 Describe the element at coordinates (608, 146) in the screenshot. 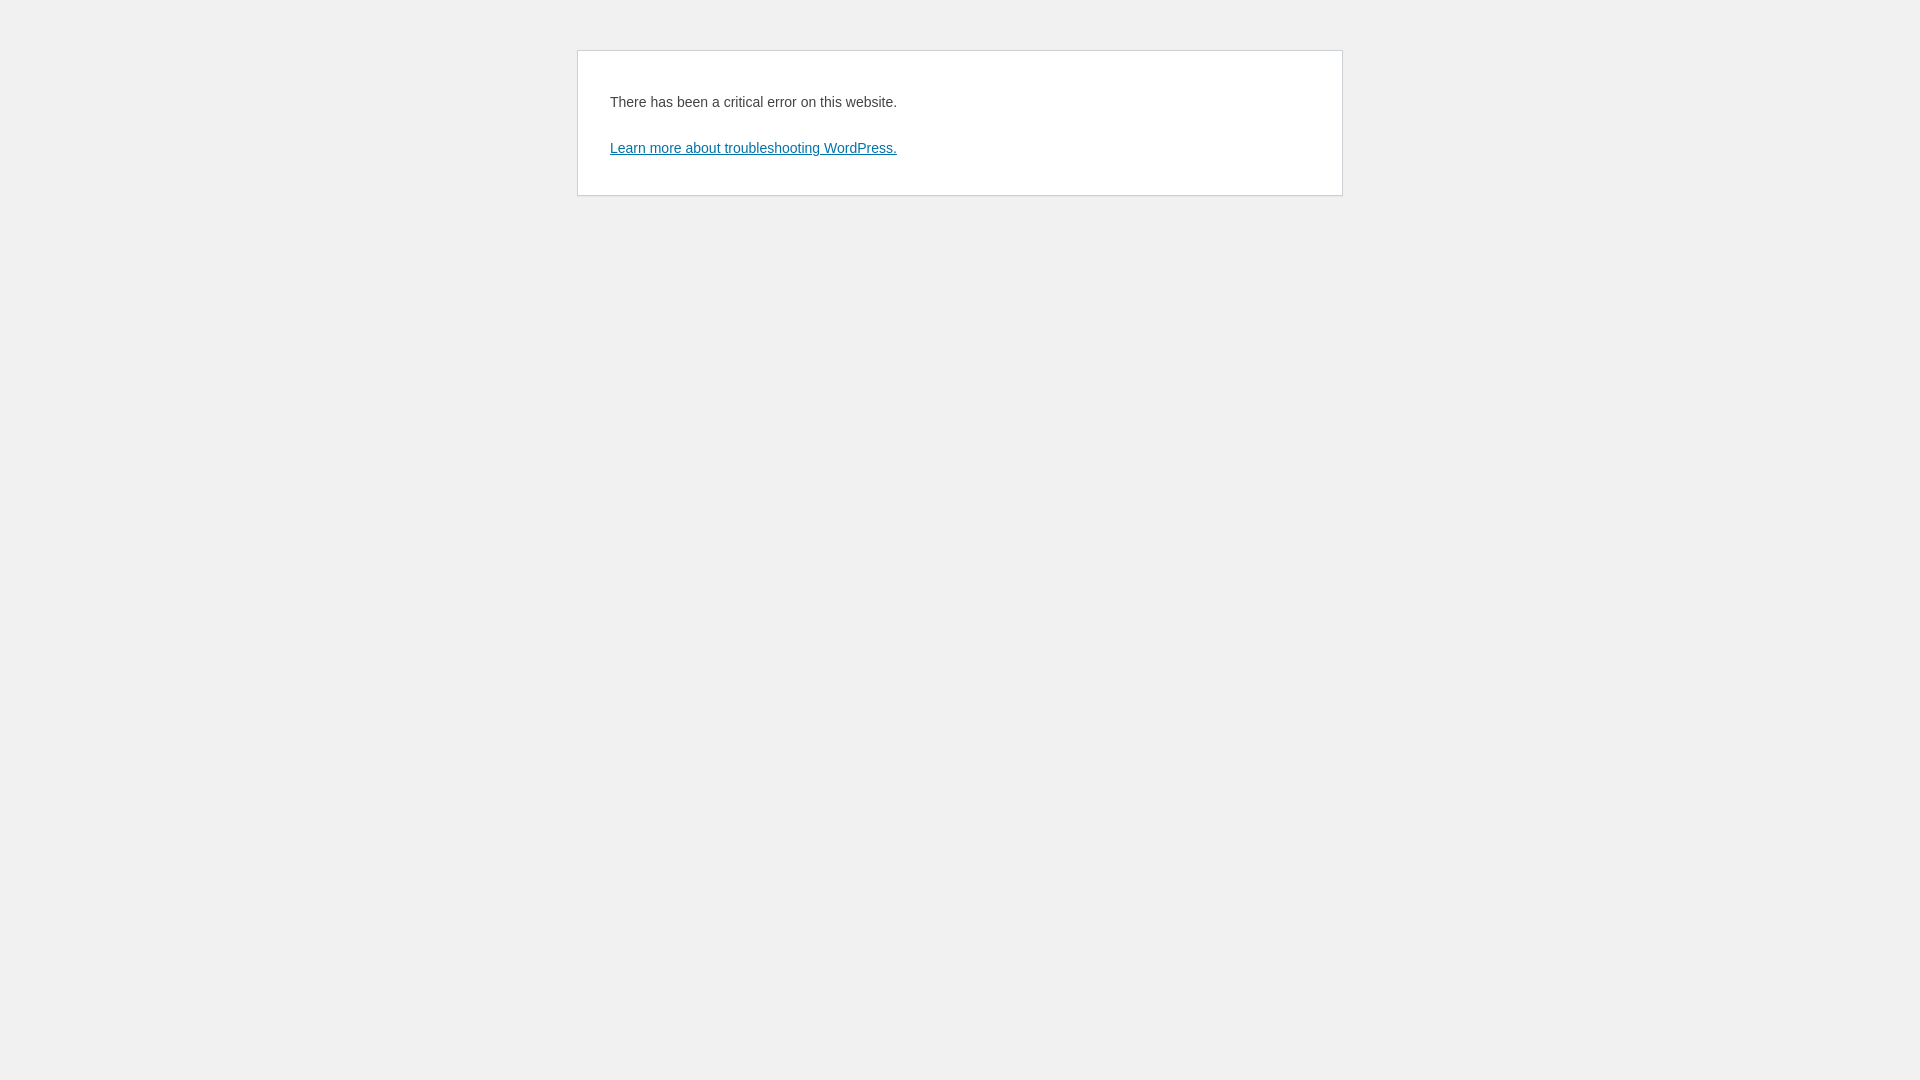

I see `'Learn more about troubleshooting WordPress.'` at that location.